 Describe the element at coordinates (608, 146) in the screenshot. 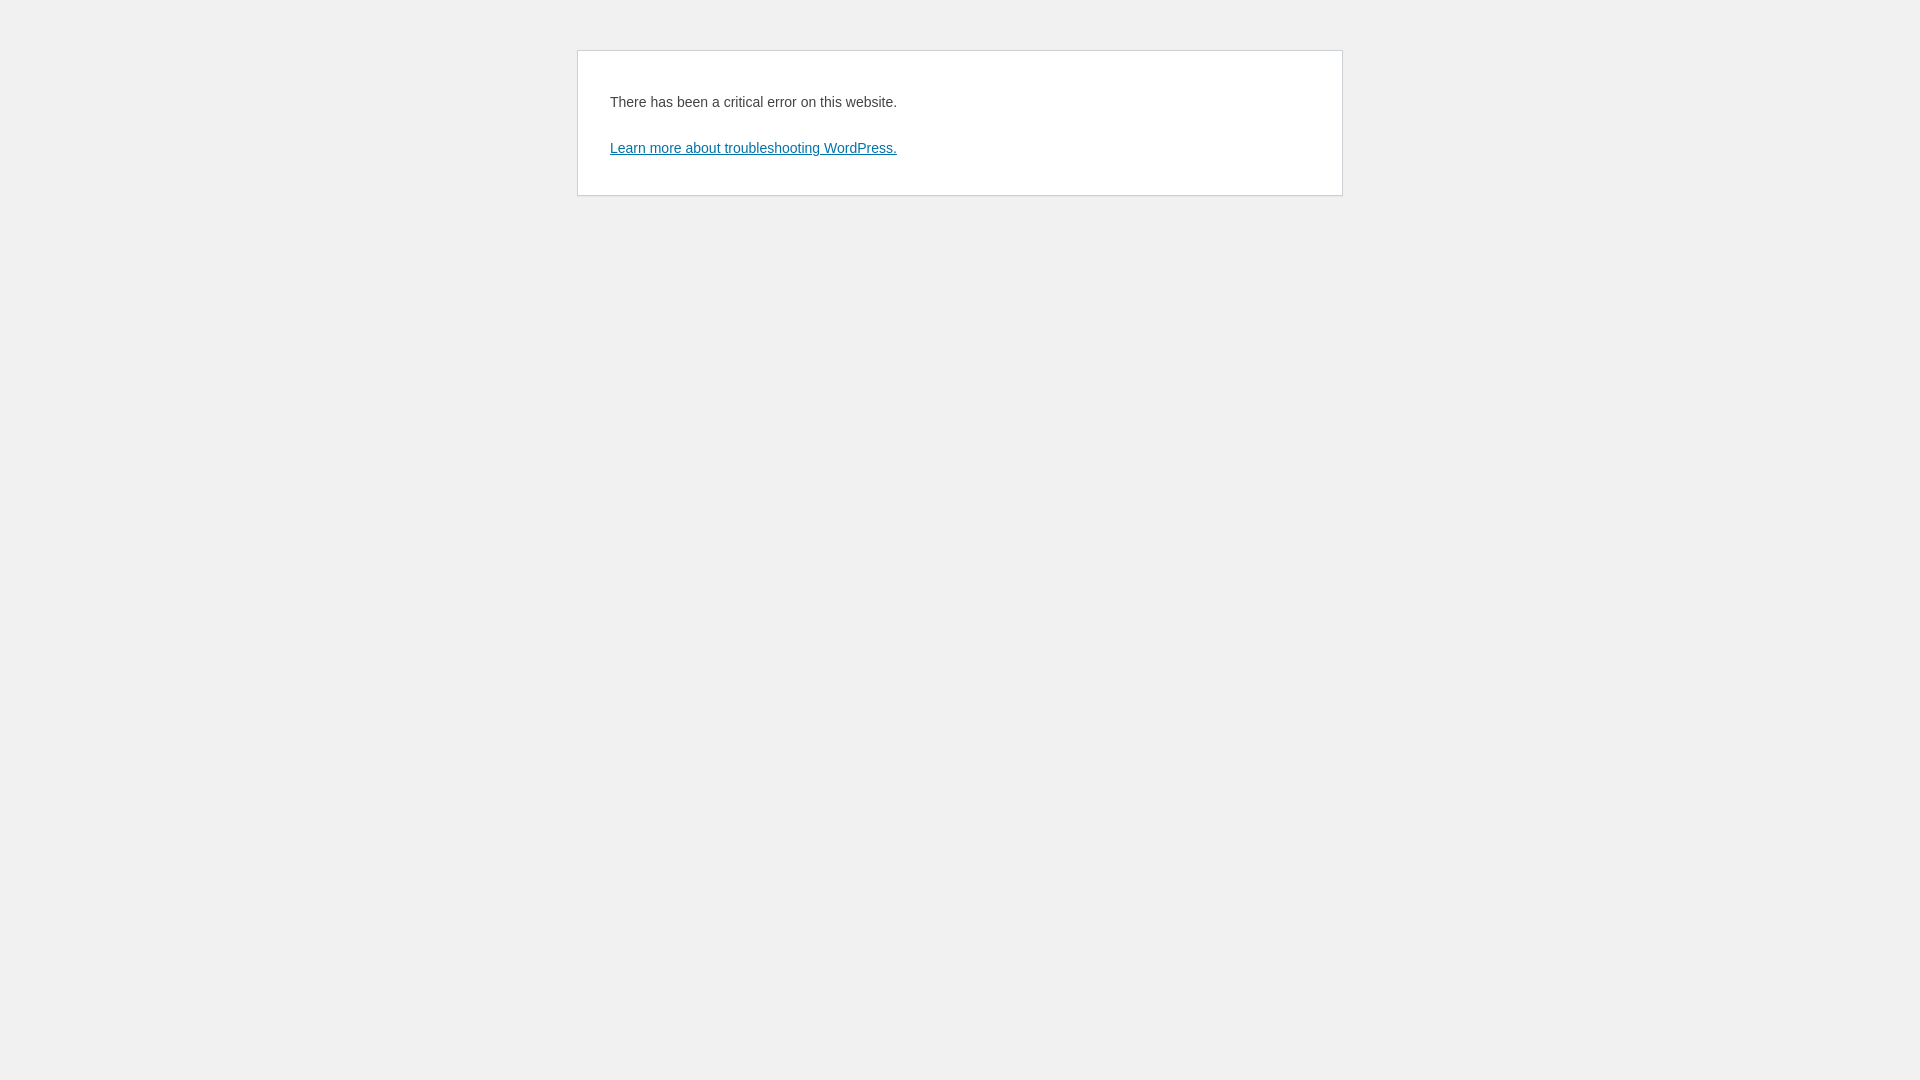

I see `'Learn more about troubleshooting WordPress.'` at that location.